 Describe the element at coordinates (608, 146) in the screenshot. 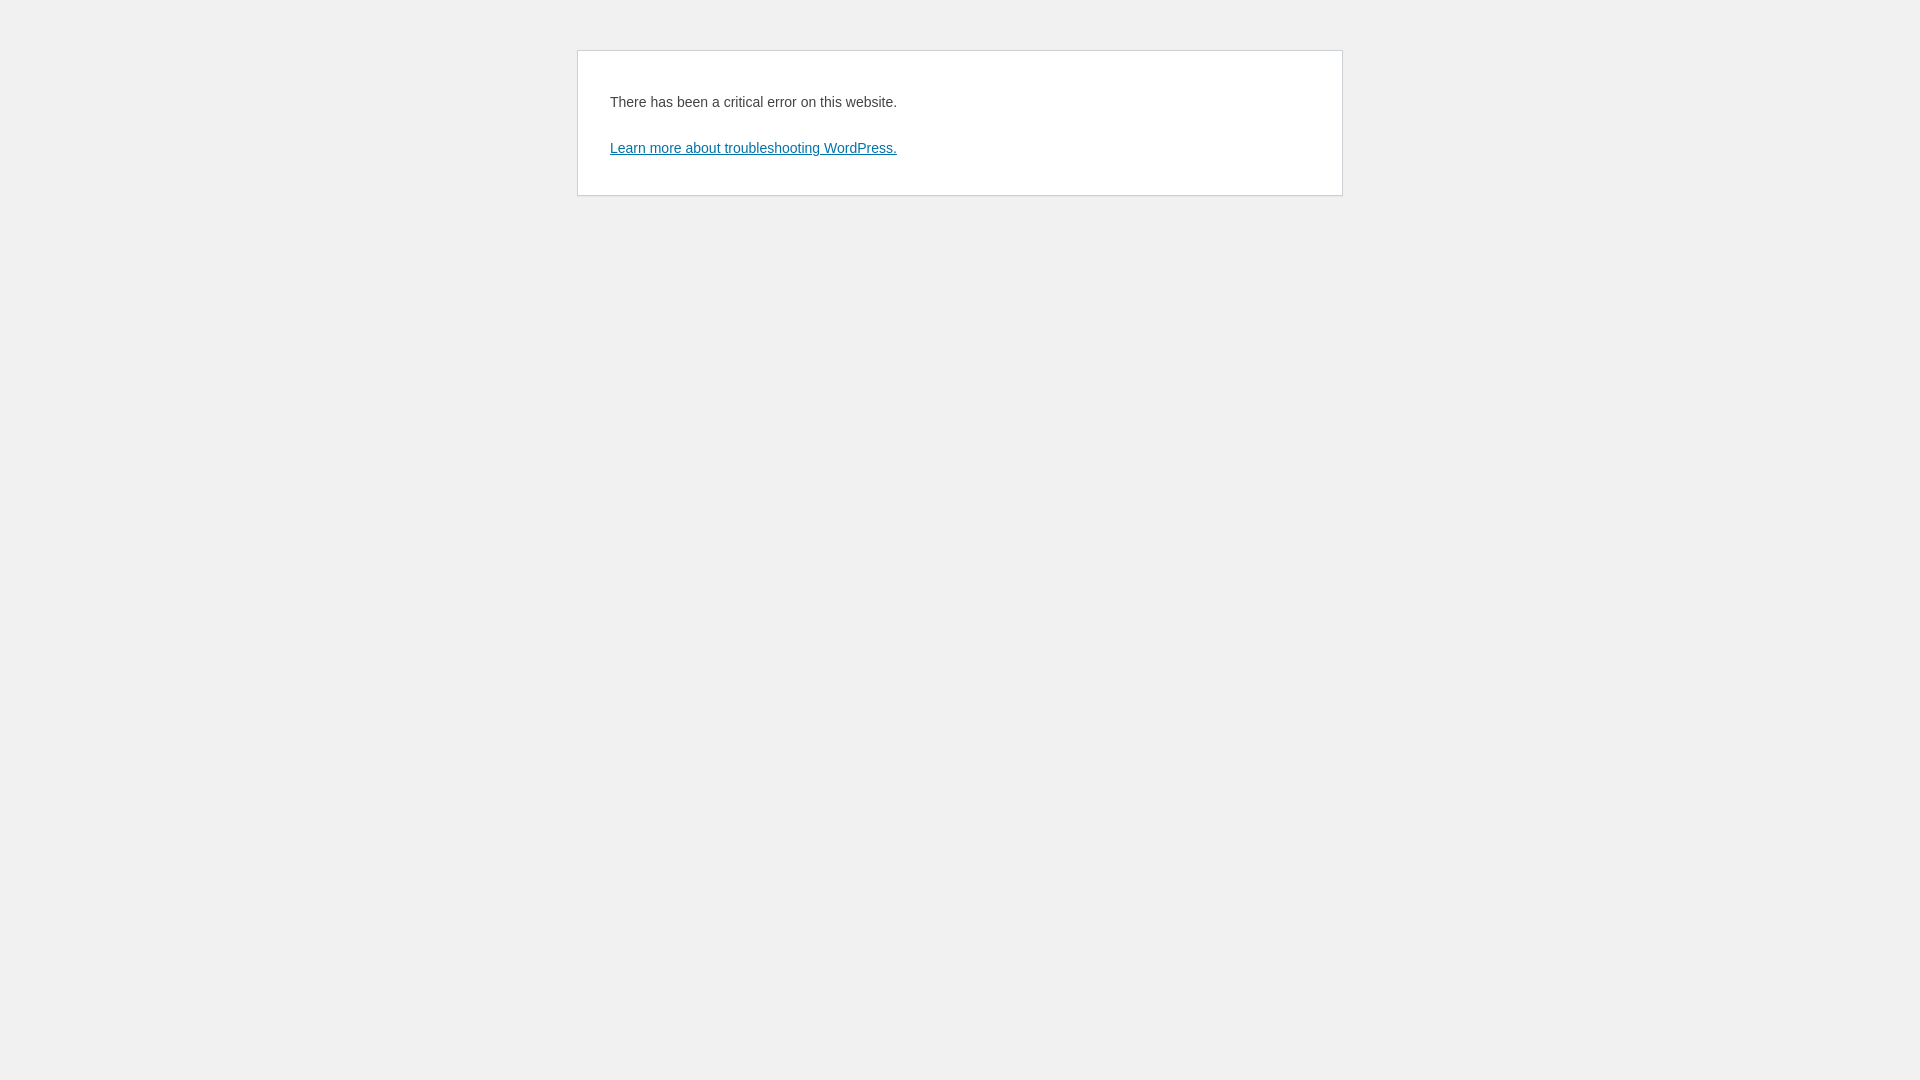

I see `'Learn more about troubleshooting WordPress.'` at that location.